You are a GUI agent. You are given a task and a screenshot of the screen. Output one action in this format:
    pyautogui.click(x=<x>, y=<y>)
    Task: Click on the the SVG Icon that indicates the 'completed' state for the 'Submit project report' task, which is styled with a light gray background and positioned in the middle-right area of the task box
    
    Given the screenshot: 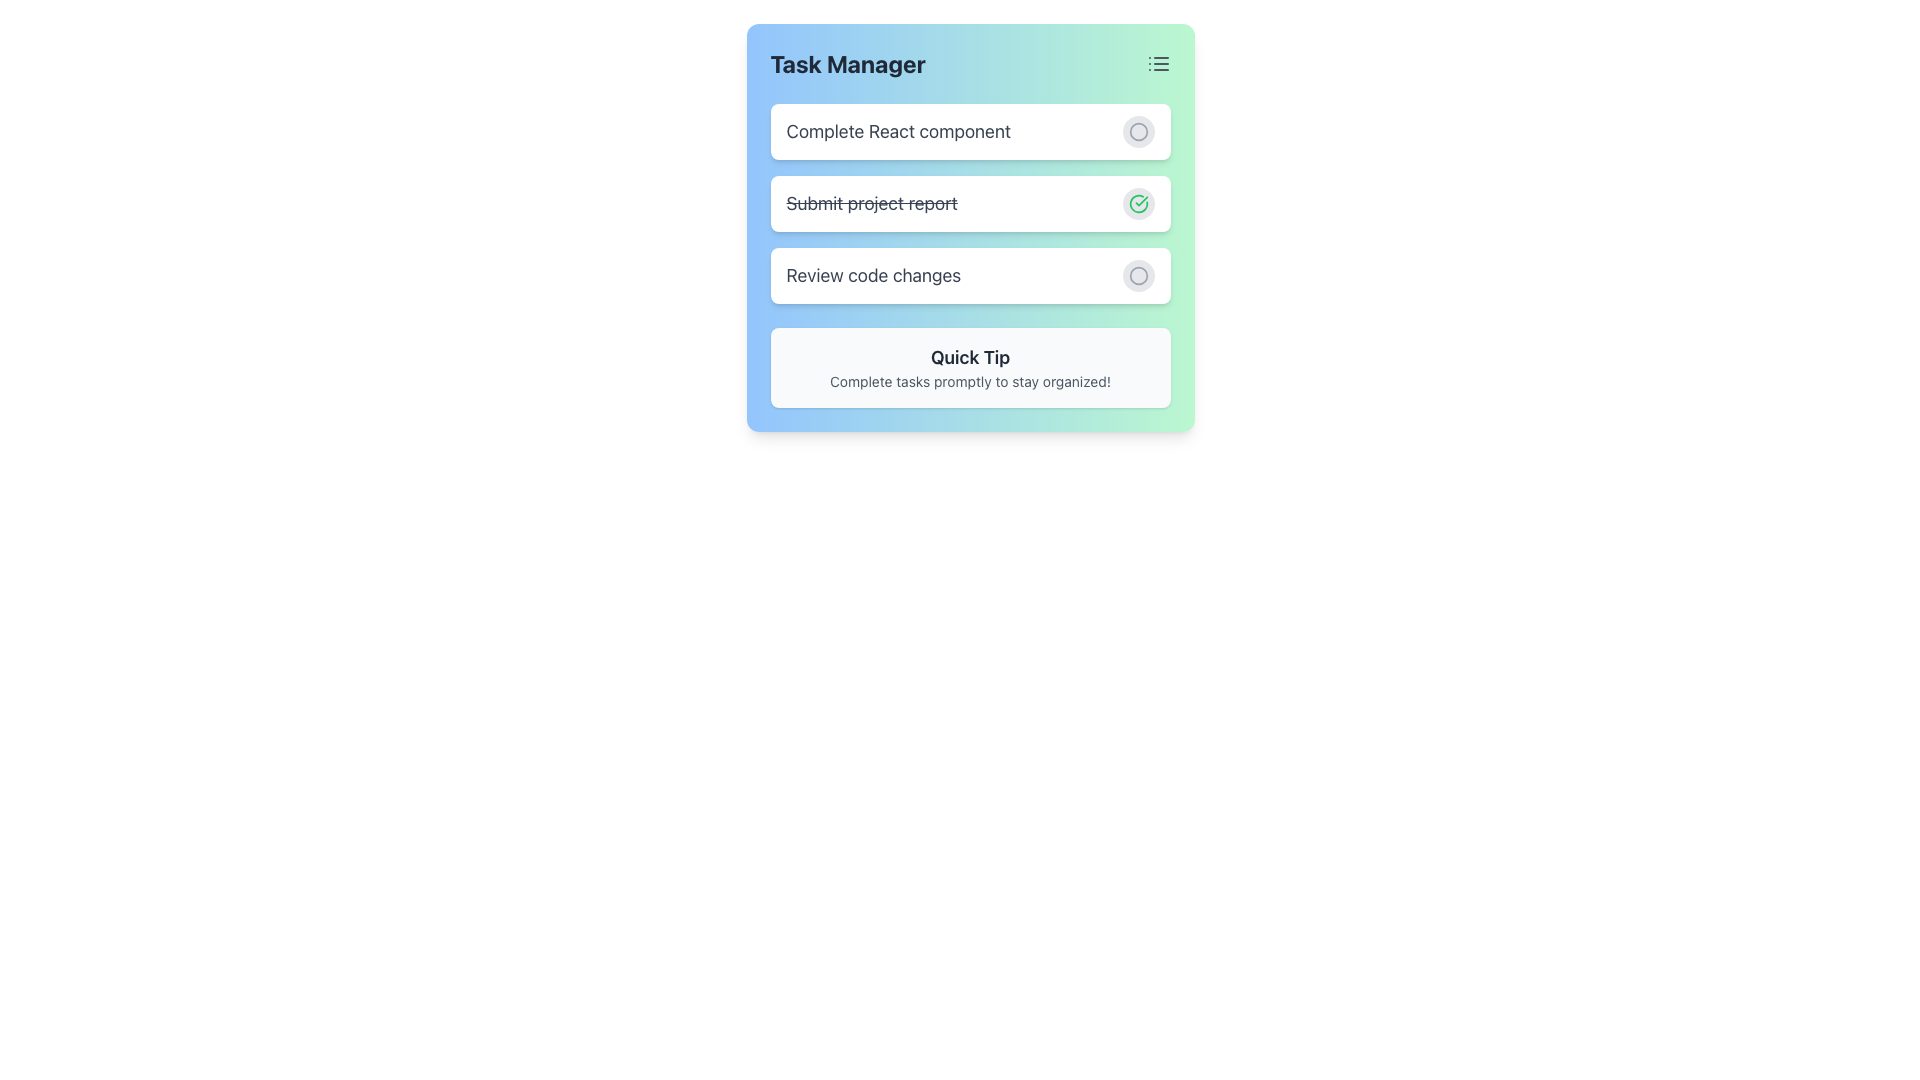 What is the action you would take?
    pyautogui.click(x=1138, y=204)
    